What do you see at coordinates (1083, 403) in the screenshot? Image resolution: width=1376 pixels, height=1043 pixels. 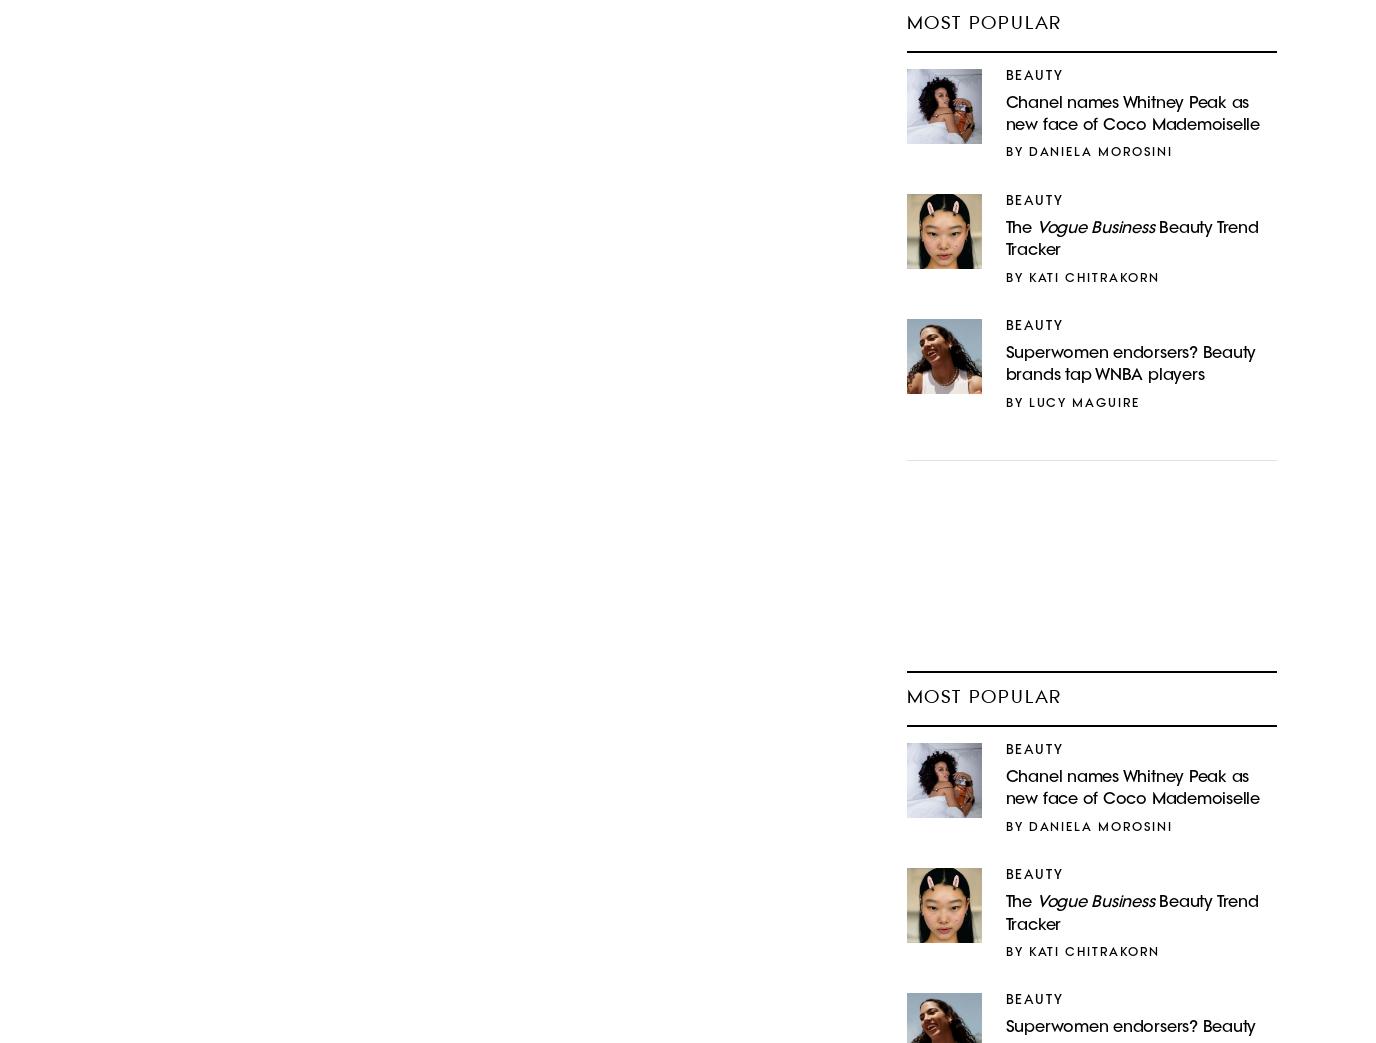 I see `'Lucy Maguire'` at bounding box center [1083, 403].